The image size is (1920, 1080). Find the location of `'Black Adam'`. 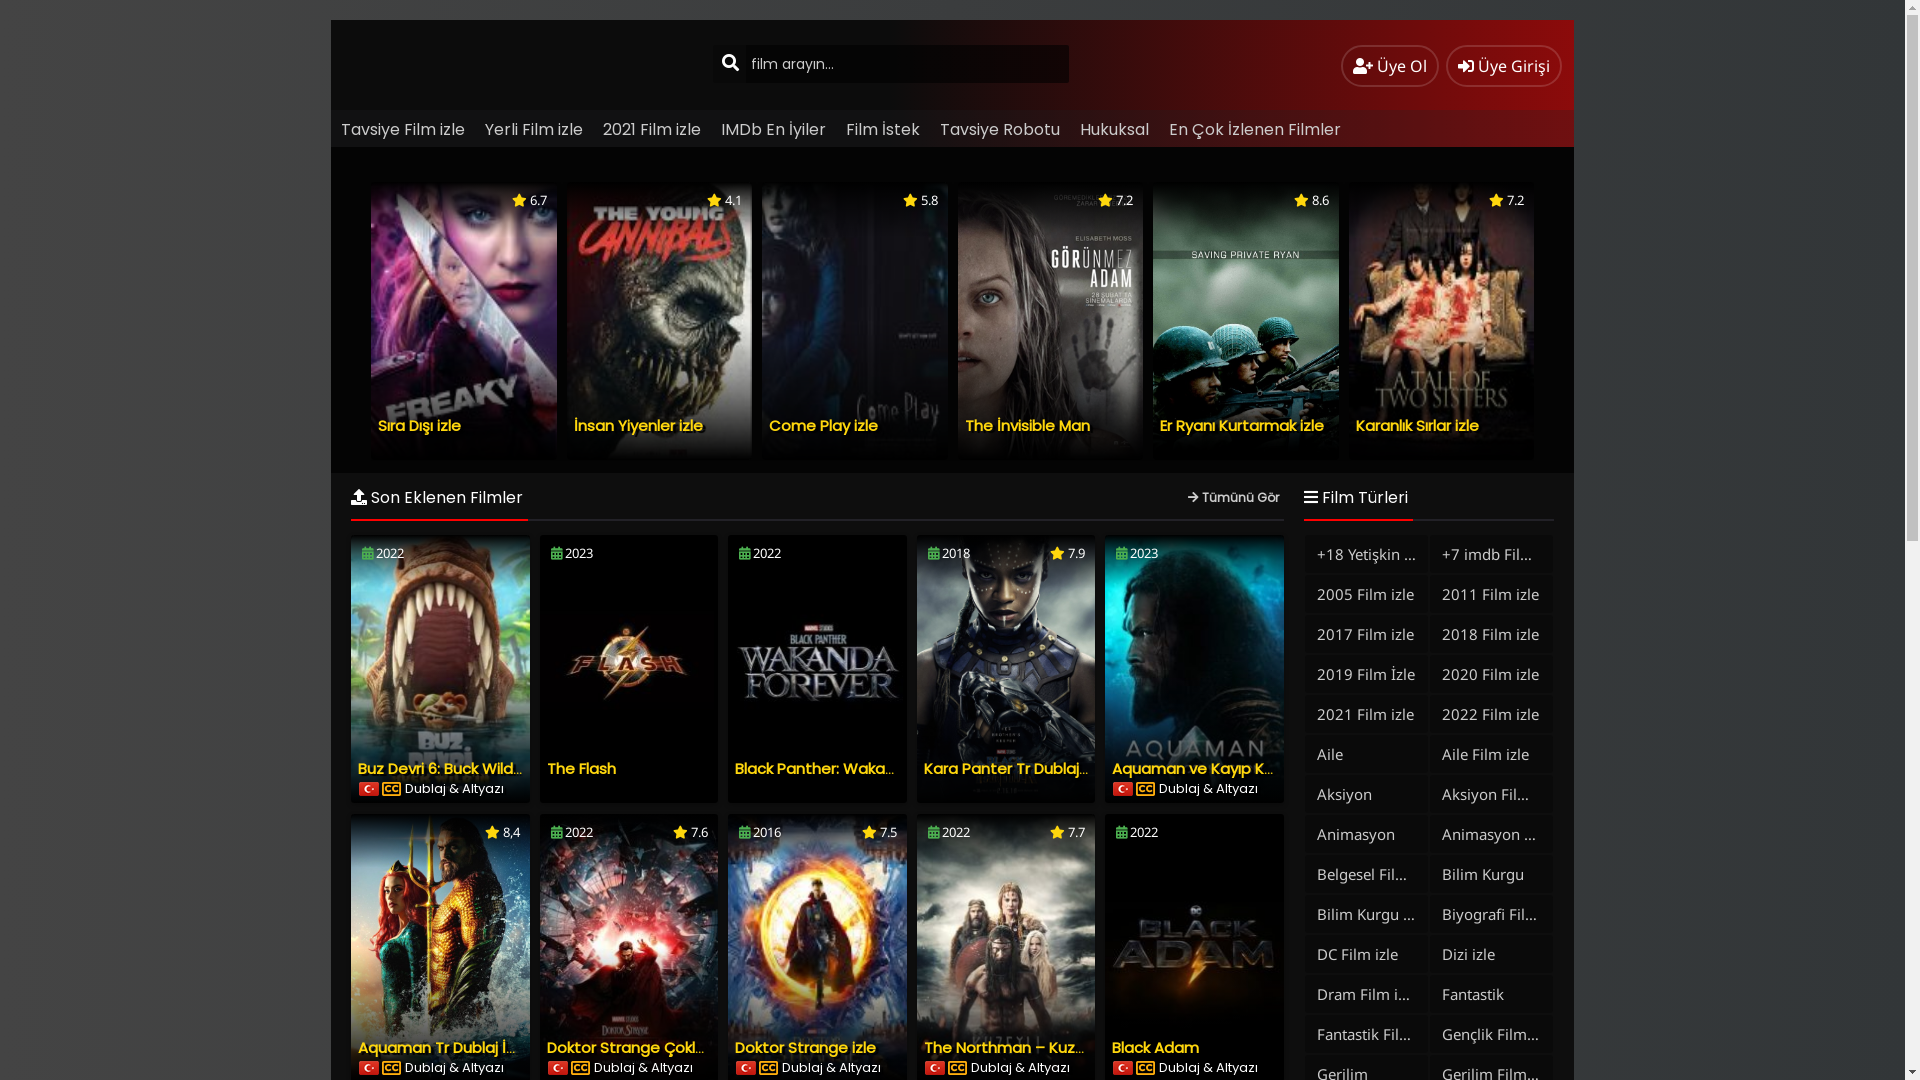

'Black Adam' is located at coordinates (1155, 1046).